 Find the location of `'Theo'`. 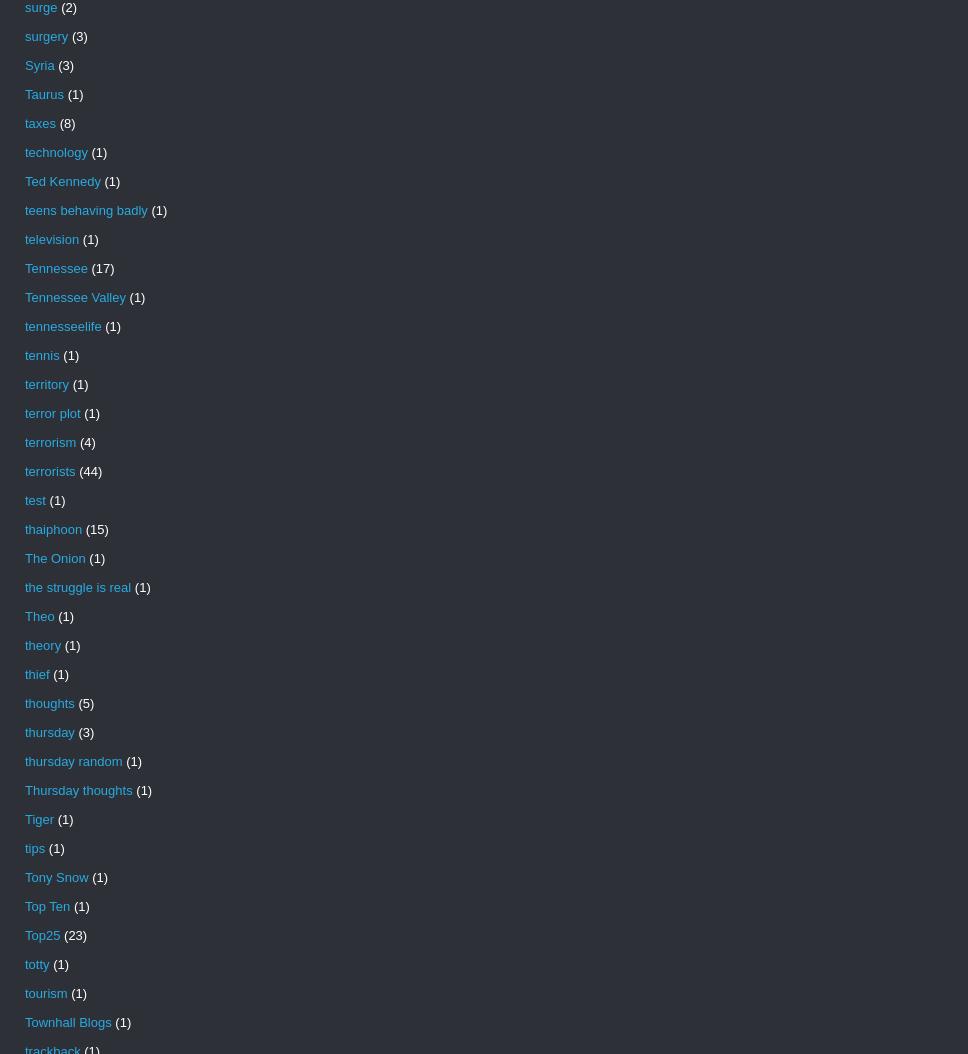

'Theo' is located at coordinates (39, 615).